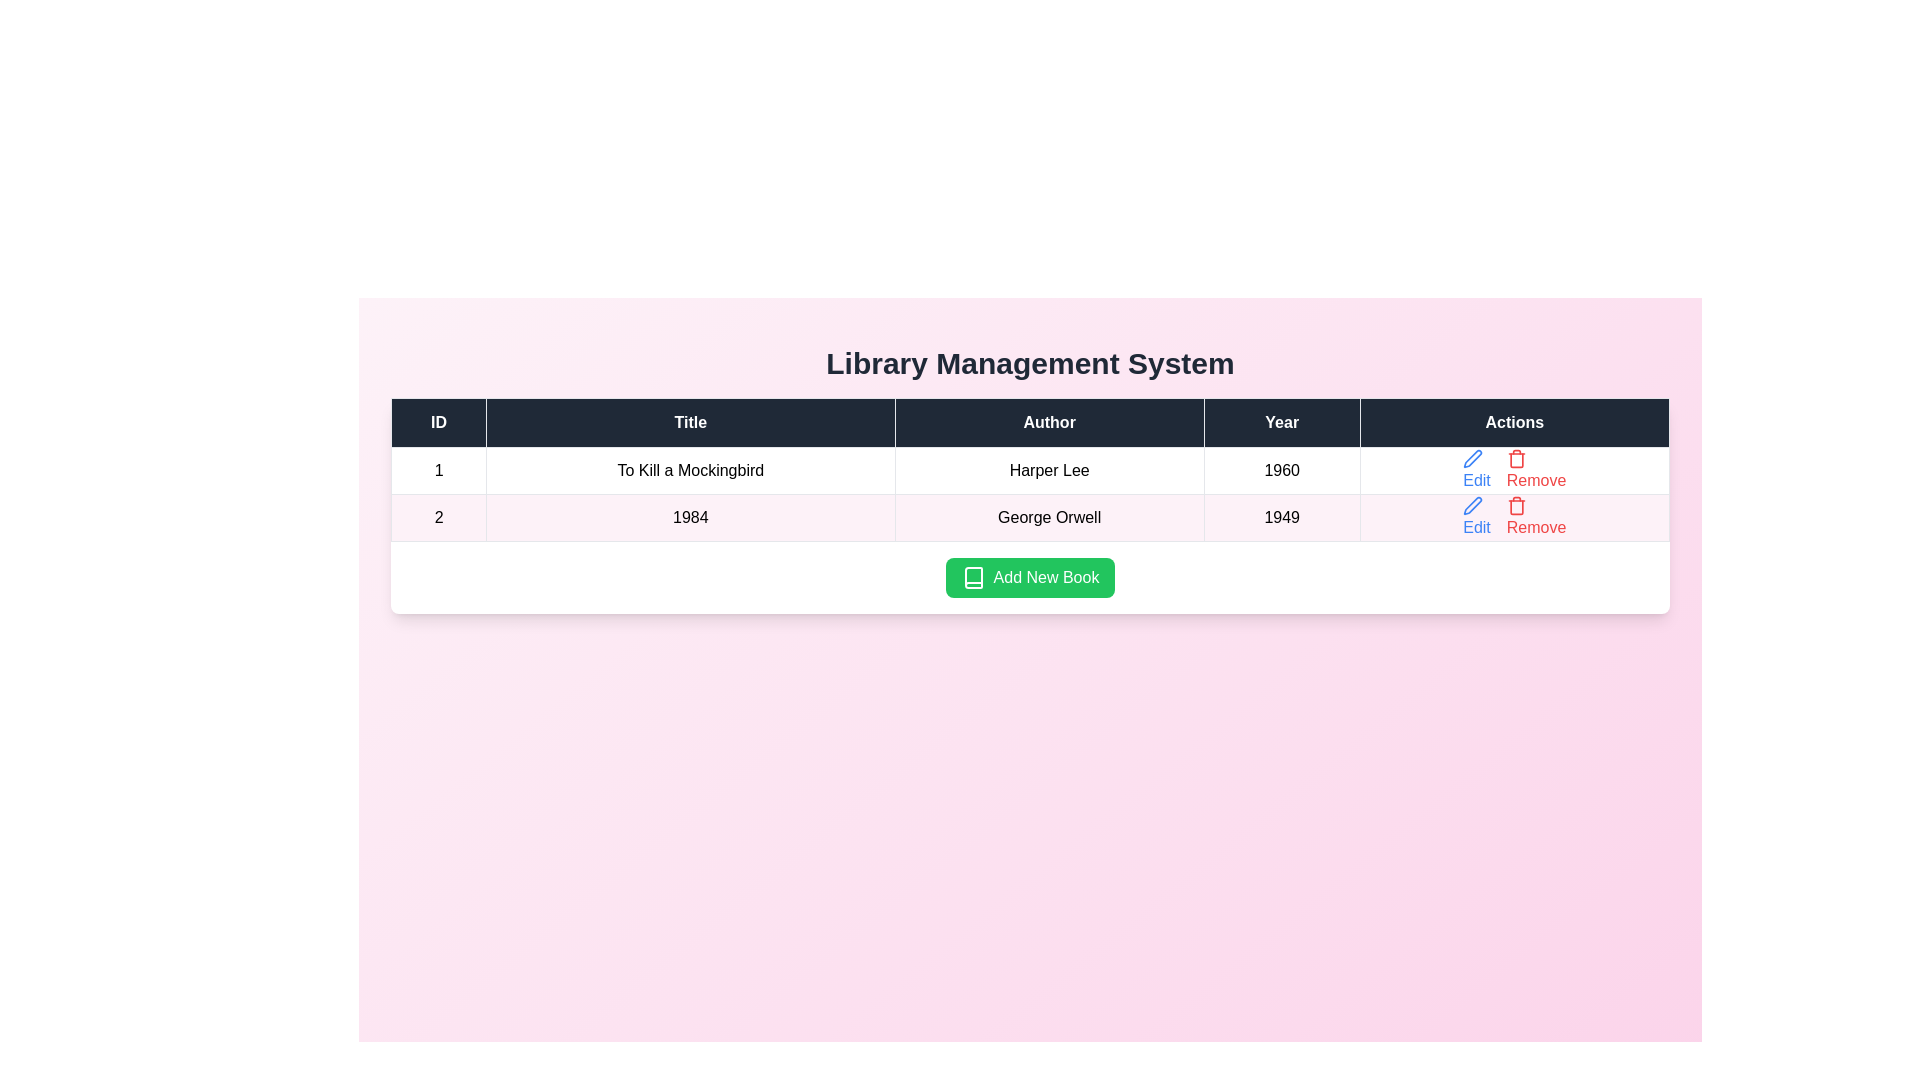 The height and width of the screenshot is (1080, 1920). What do you see at coordinates (438, 516) in the screenshot?
I see `the static text displaying the numeral '2', which is bold and centered on a light pink background in the first cell of the second row under the 'ID' column in a book information table` at bounding box center [438, 516].